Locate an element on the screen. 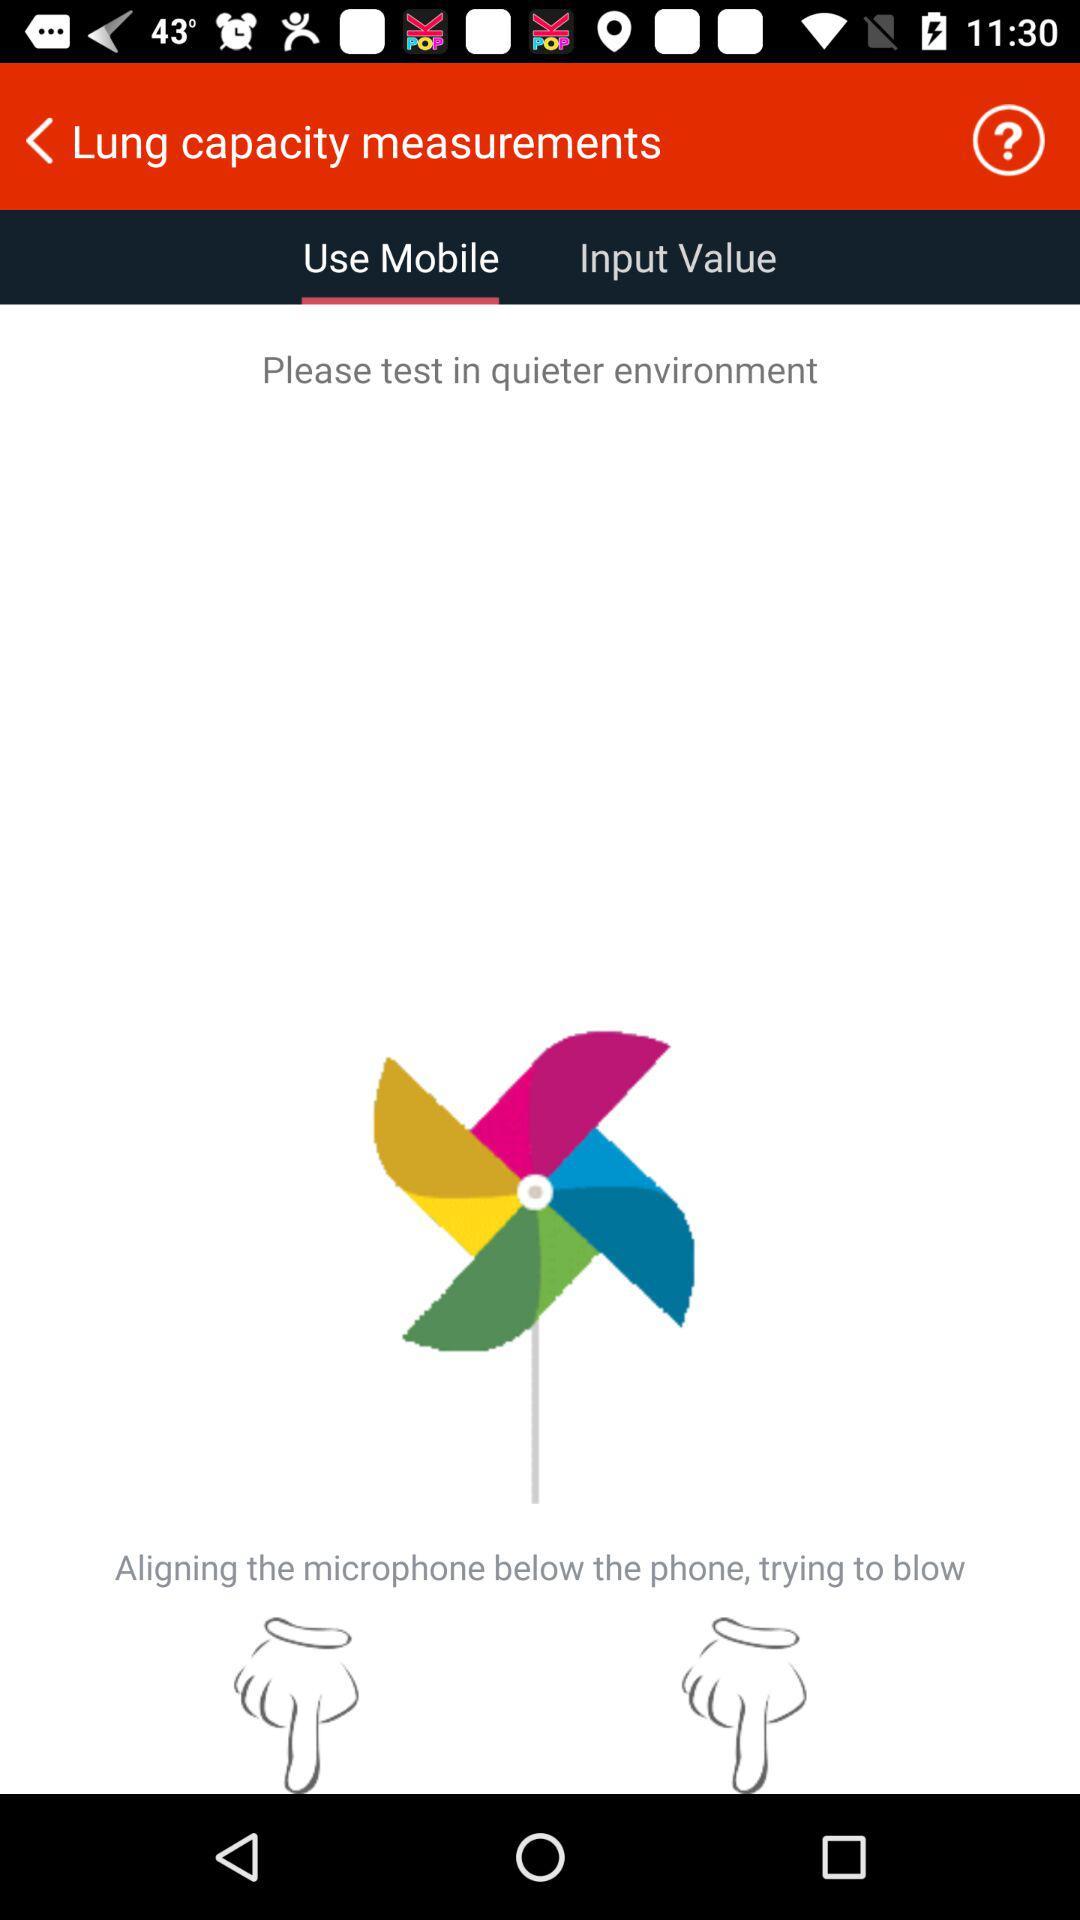  click for help info is located at coordinates (1008, 139).